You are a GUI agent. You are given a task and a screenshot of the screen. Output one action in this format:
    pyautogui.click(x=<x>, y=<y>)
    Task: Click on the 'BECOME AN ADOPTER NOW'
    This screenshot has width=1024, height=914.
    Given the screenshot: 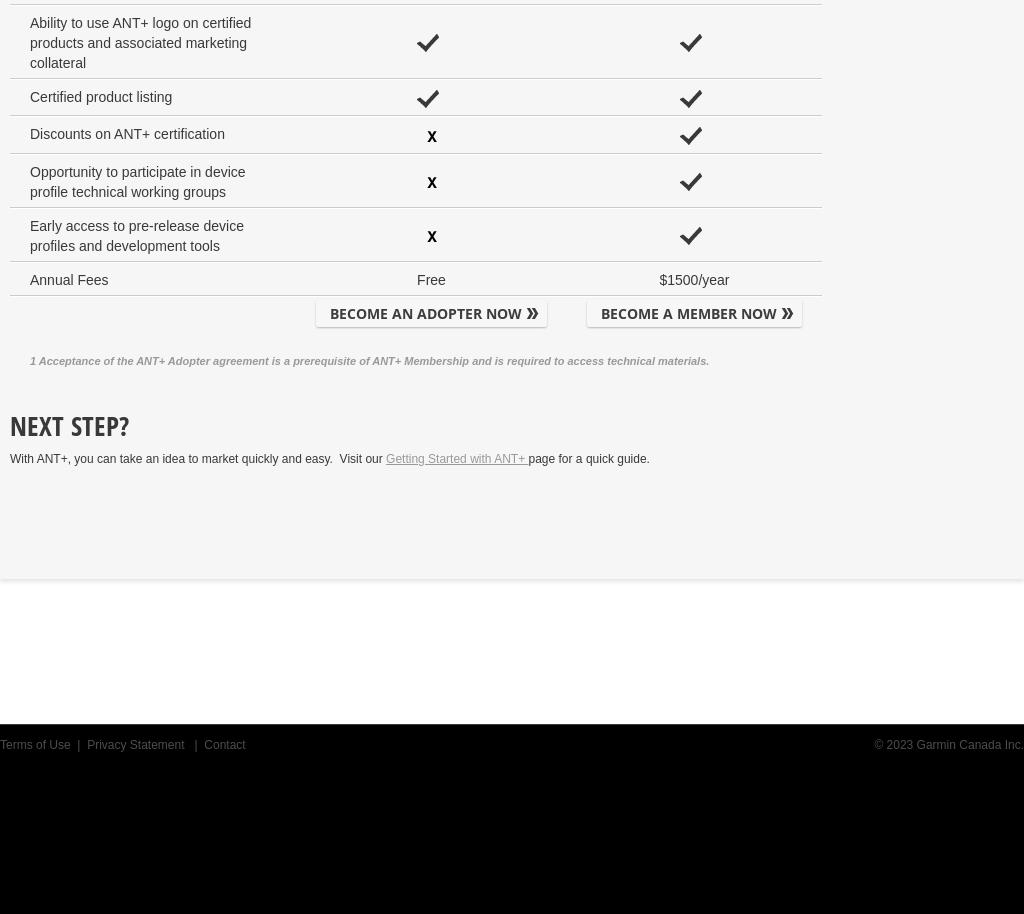 What is the action you would take?
    pyautogui.click(x=424, y=313)
    